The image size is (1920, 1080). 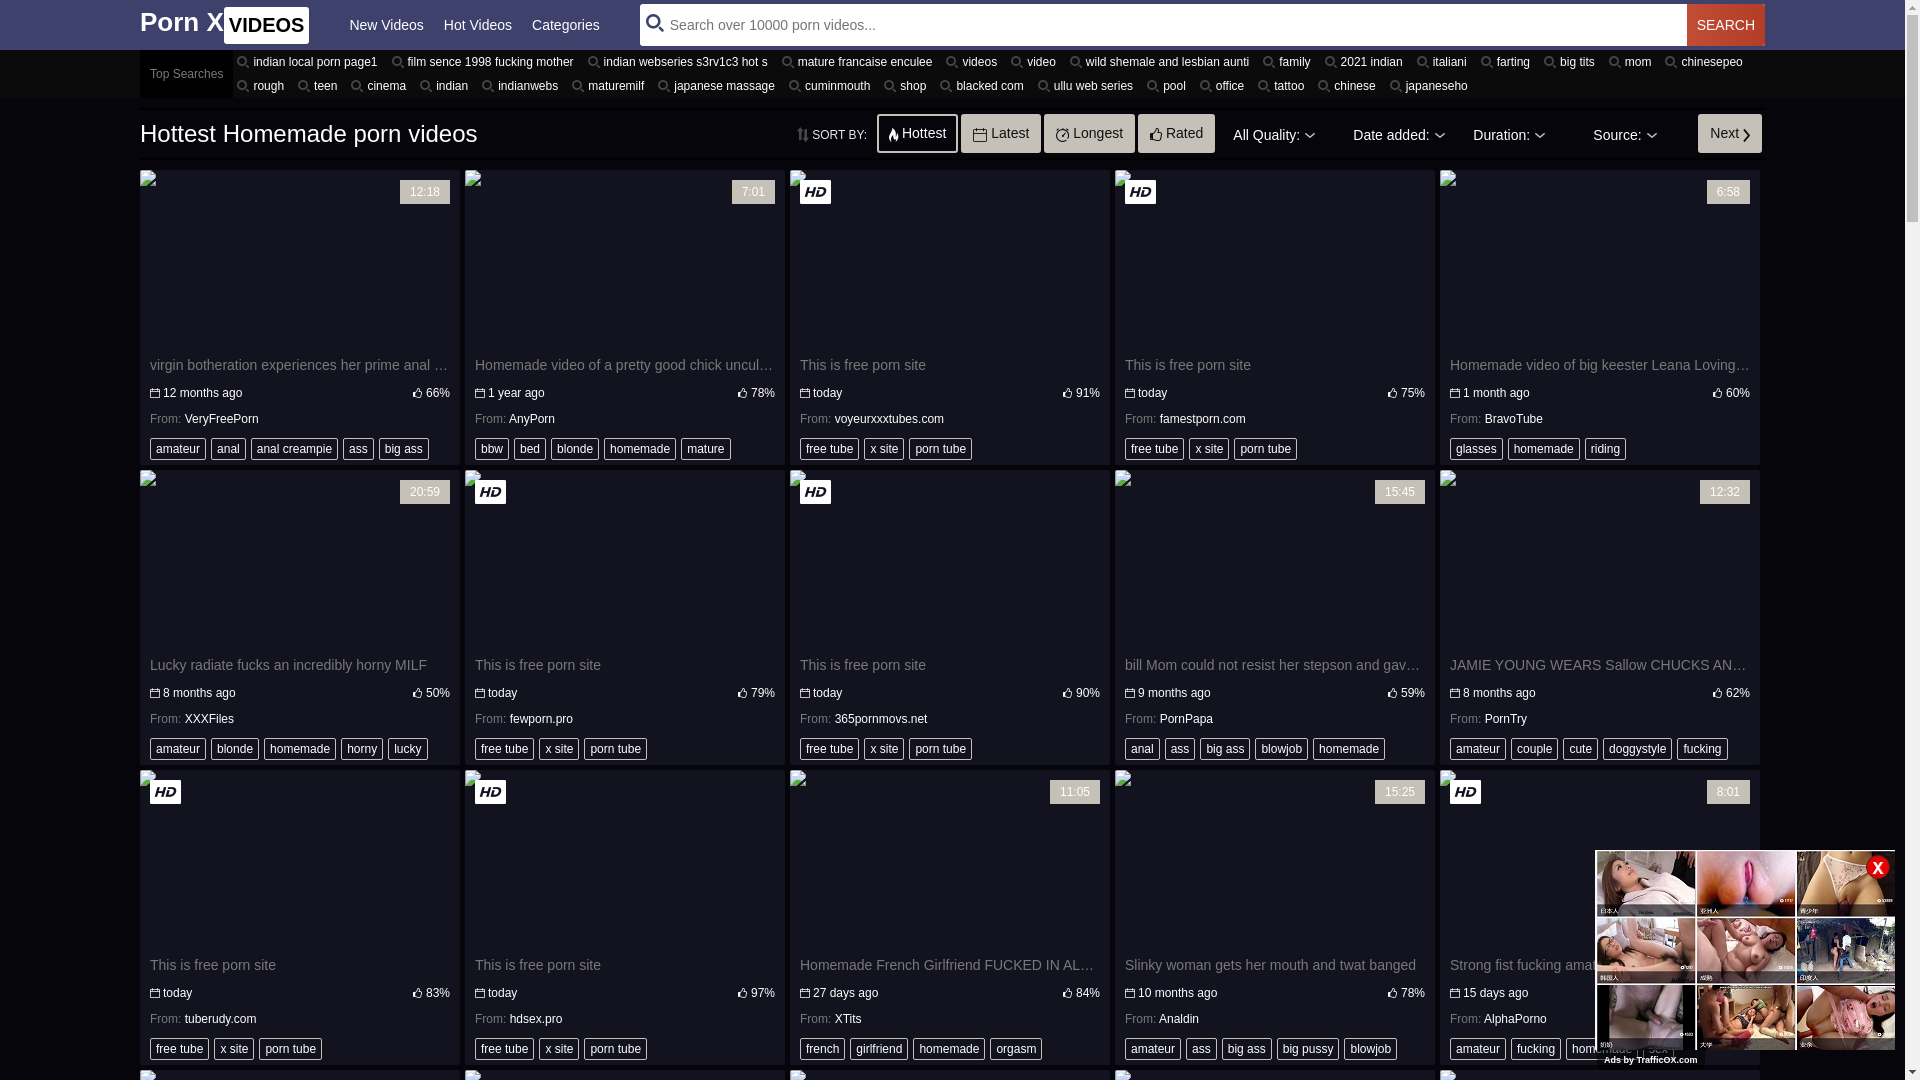 What do you see at coordinates (1605, 447) in the screenshot?
I see `'riding'` at bounding box center [1605, 447].